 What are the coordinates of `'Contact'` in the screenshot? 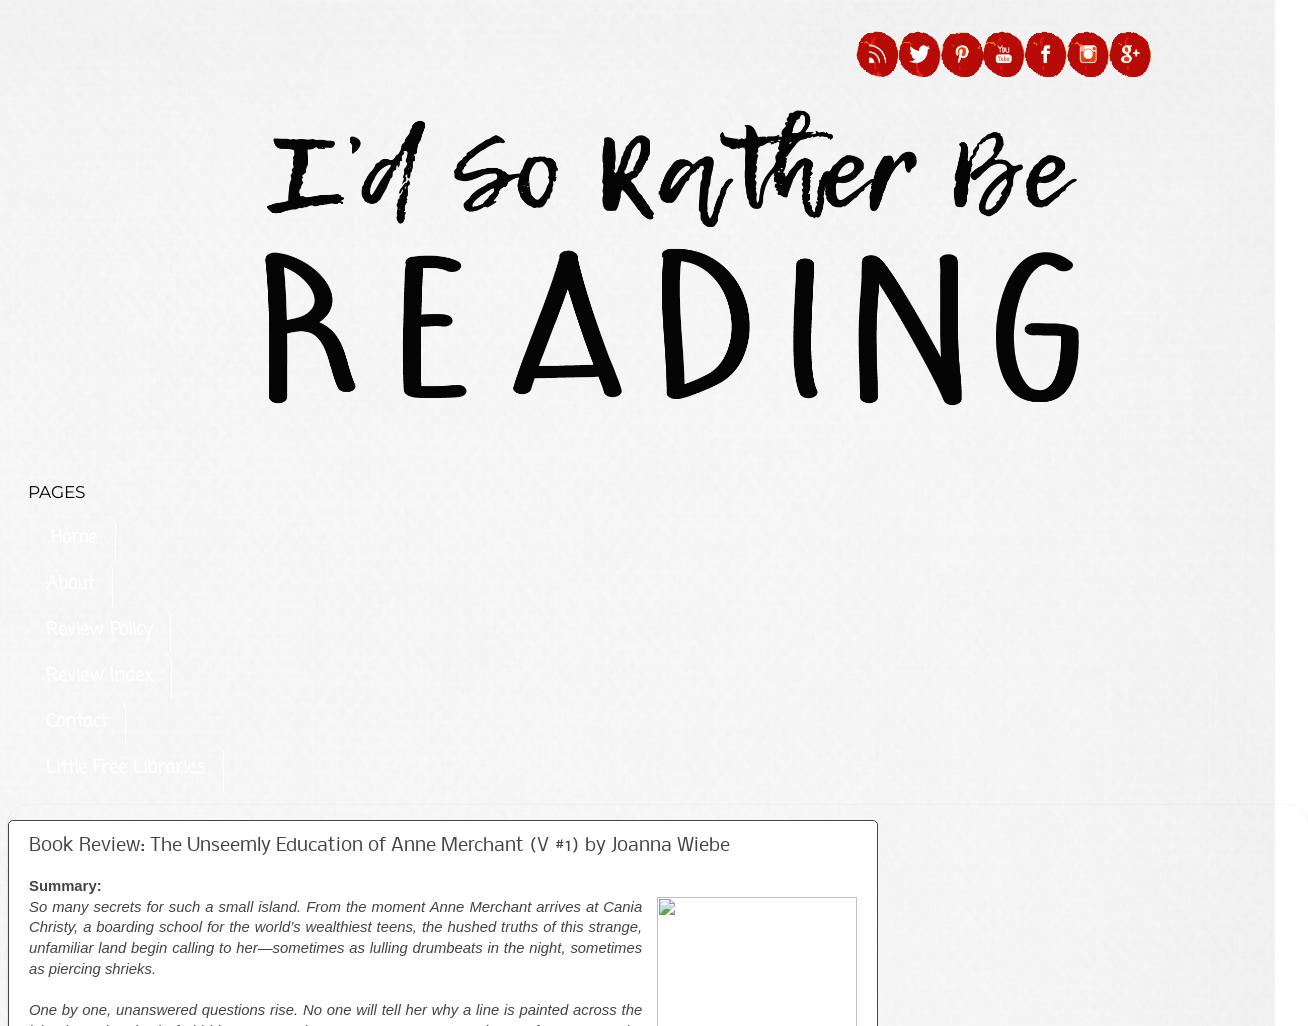 It's located at (46, 721).